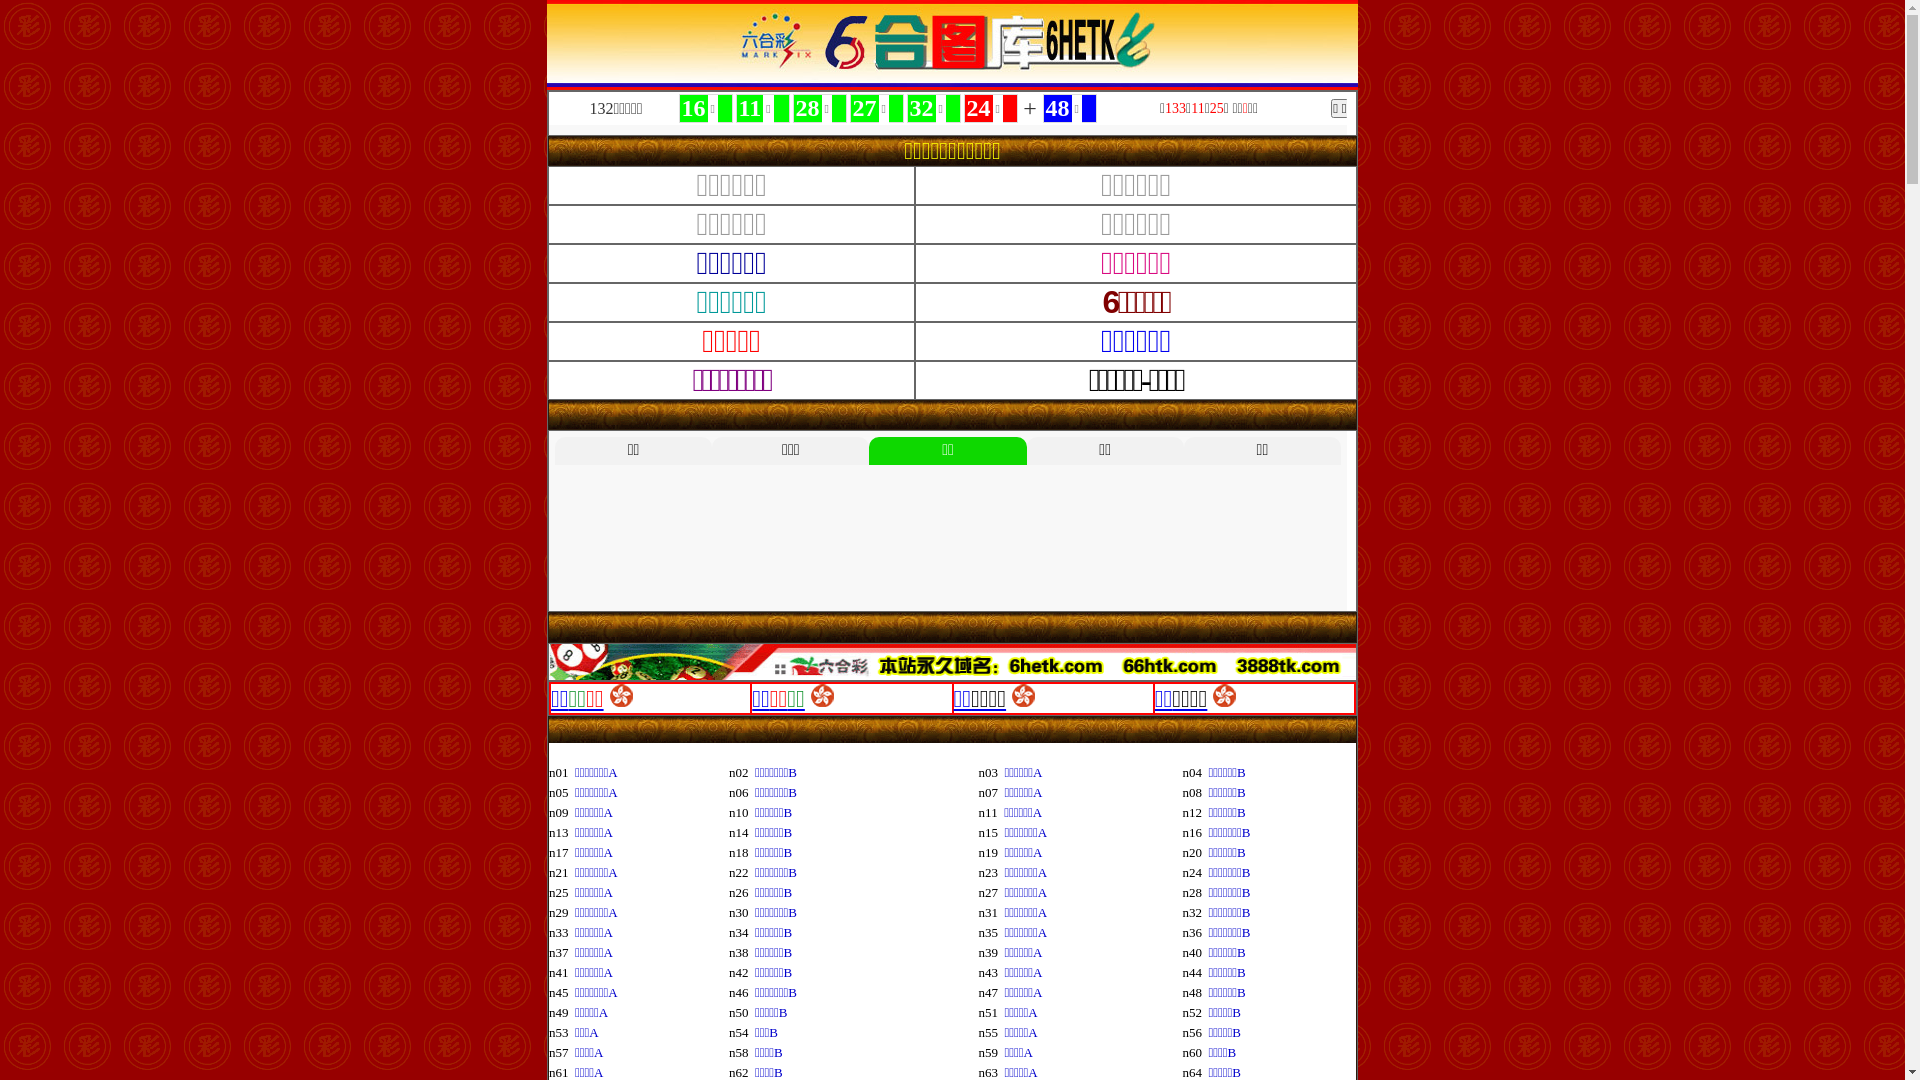  Describe the element at coordinates (1195, 871) in the screenshot. I see `'n24 '` at that location.